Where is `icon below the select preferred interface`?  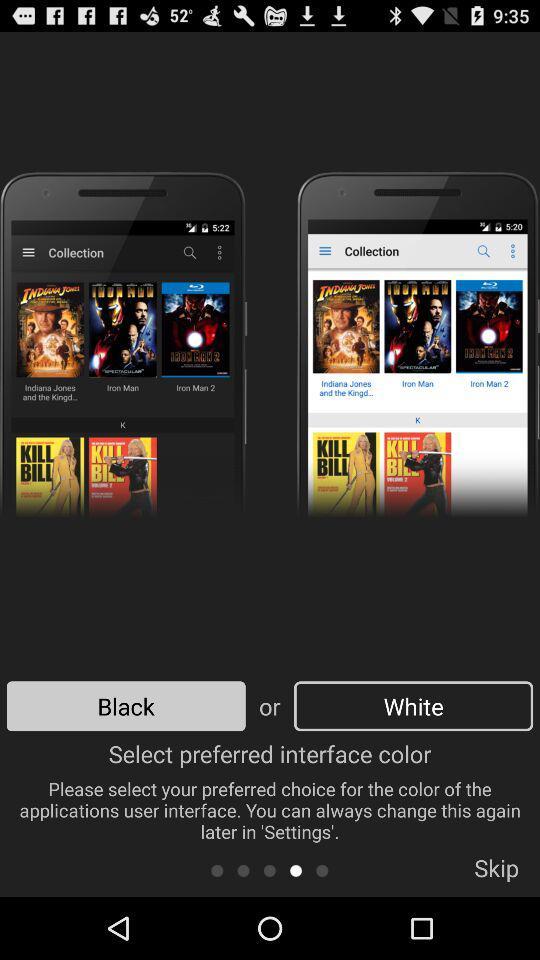 icon below the select preferred interface is located at coordinates (216, 869).